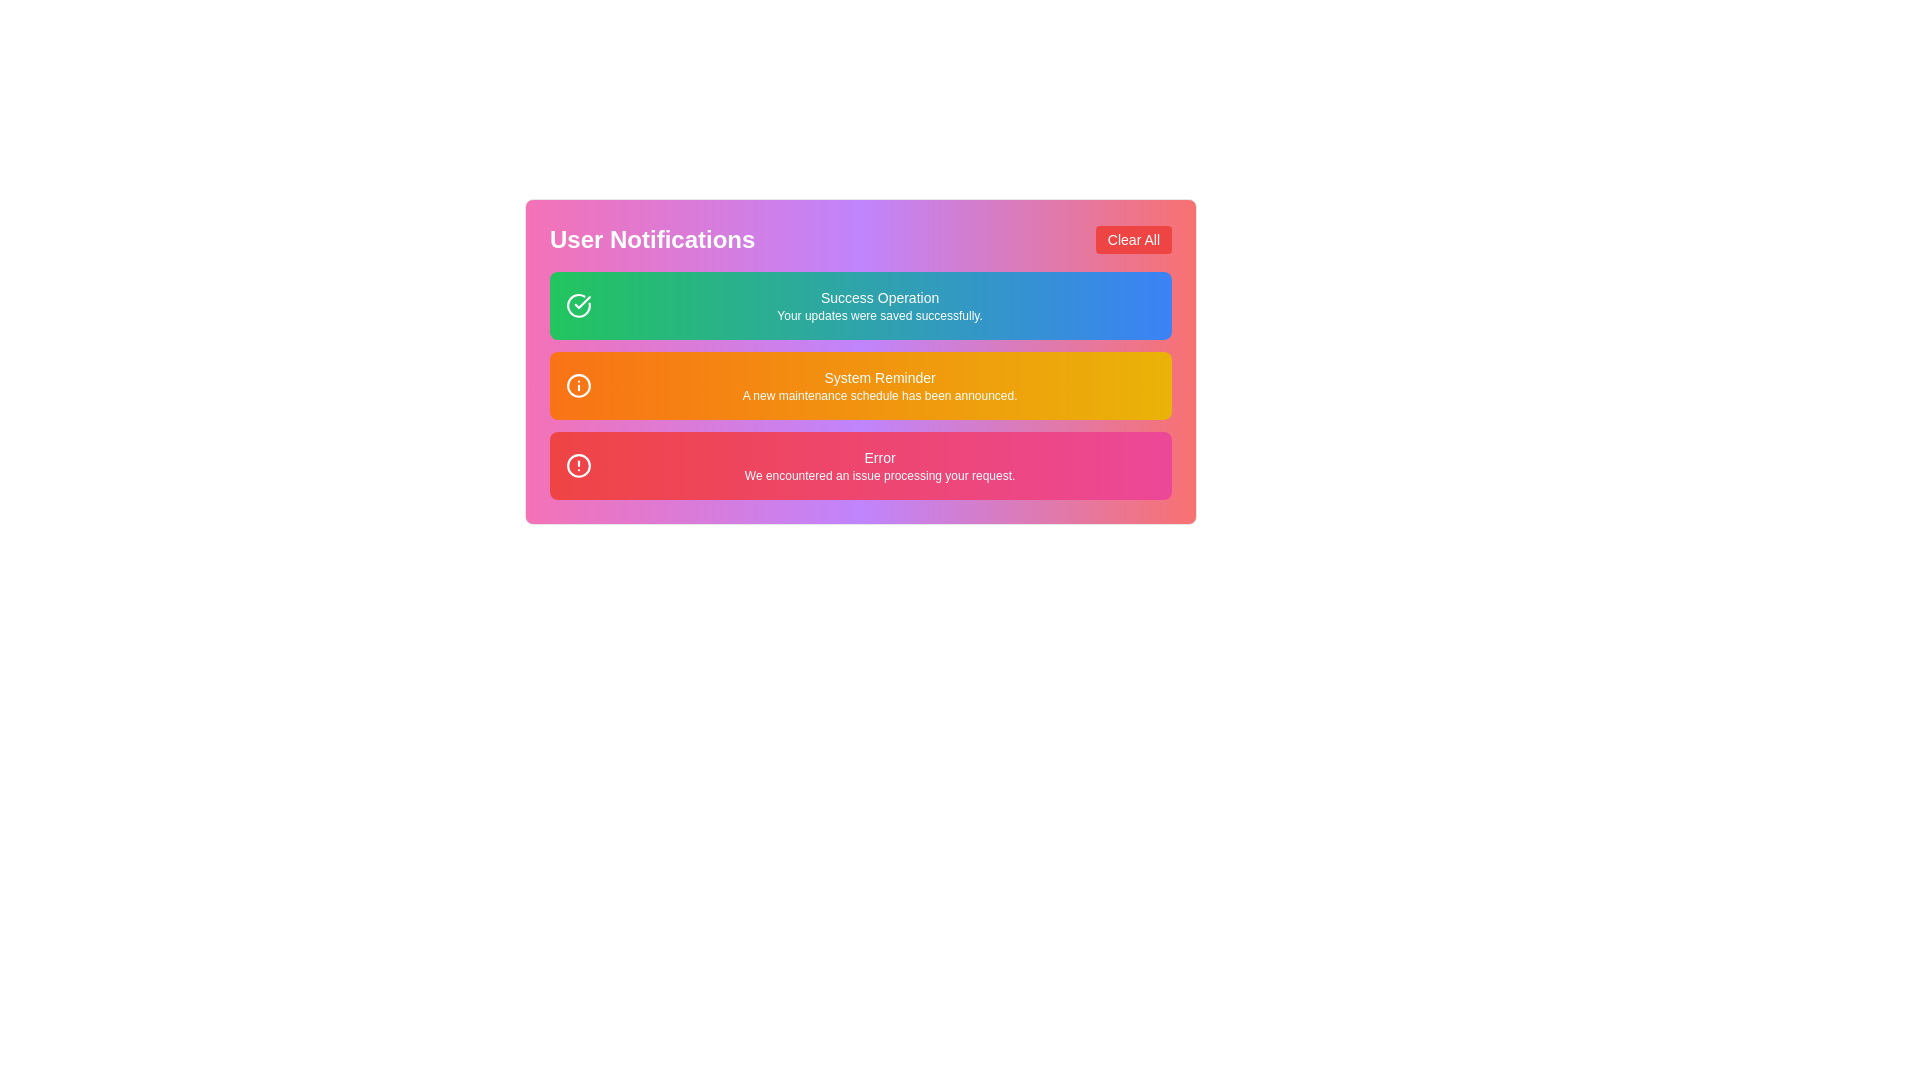 This screenshot has height=1080, width=1920. What do you see at coordinates (1133, 238) in the screenshot?
I see `the clear notifications button located in the upper-right corner of the notification panel` at bounding box center [1133, 238].